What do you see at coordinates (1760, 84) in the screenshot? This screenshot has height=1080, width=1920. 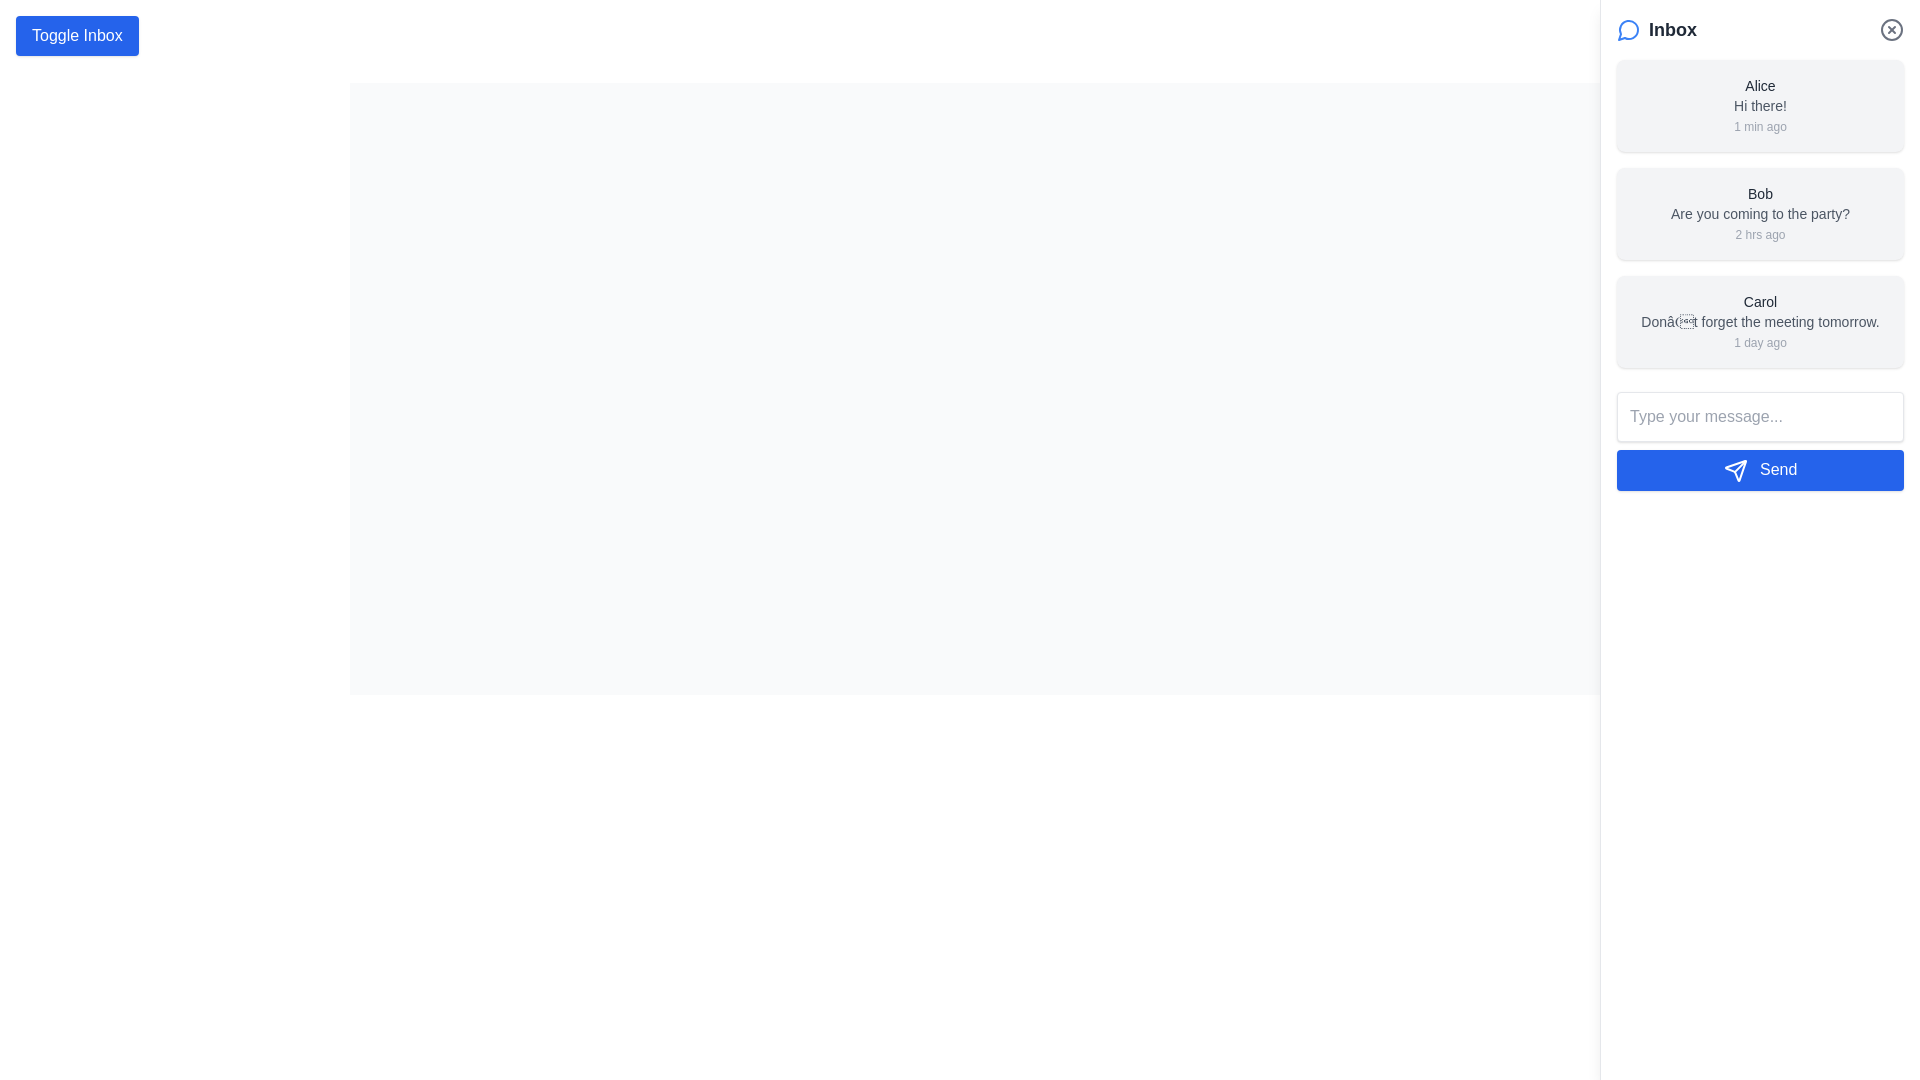 I see `the static text label displaying the name 'Alice', which is styled with a medium-weight font in gray color and located at the top of the first message block in the inbox panel` at bounding box center [1760, 84].